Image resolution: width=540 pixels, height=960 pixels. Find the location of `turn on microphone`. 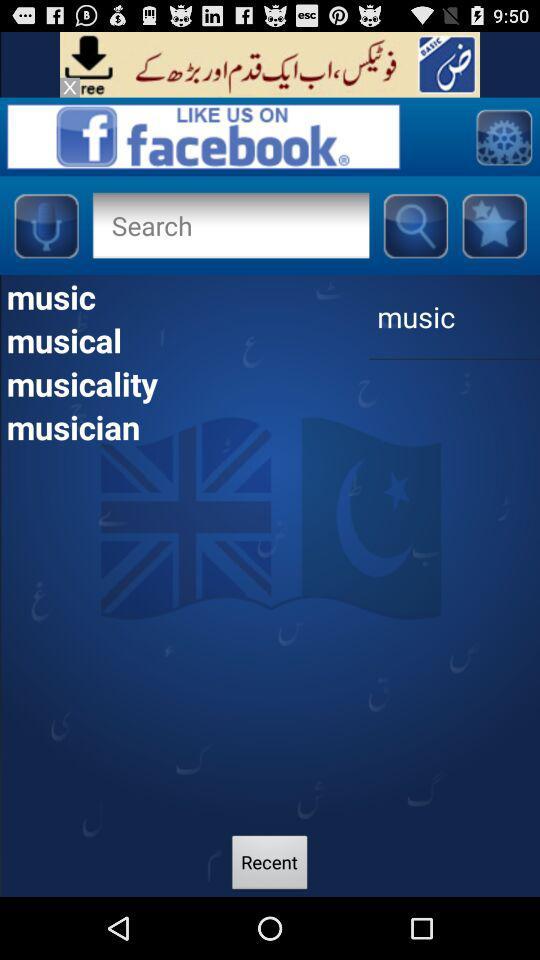

turn on microphone is located at coordinates (45, 225).